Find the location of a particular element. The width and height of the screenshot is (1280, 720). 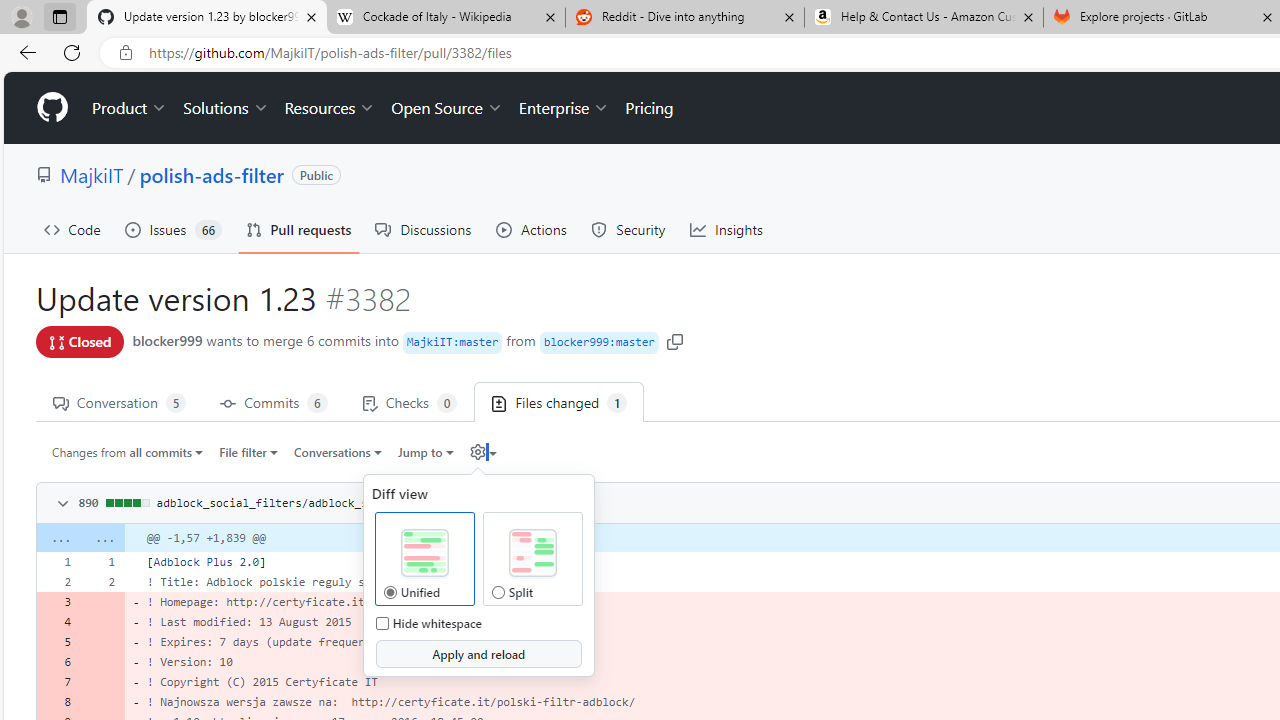

'Security' is located at coordinates (627, 229).